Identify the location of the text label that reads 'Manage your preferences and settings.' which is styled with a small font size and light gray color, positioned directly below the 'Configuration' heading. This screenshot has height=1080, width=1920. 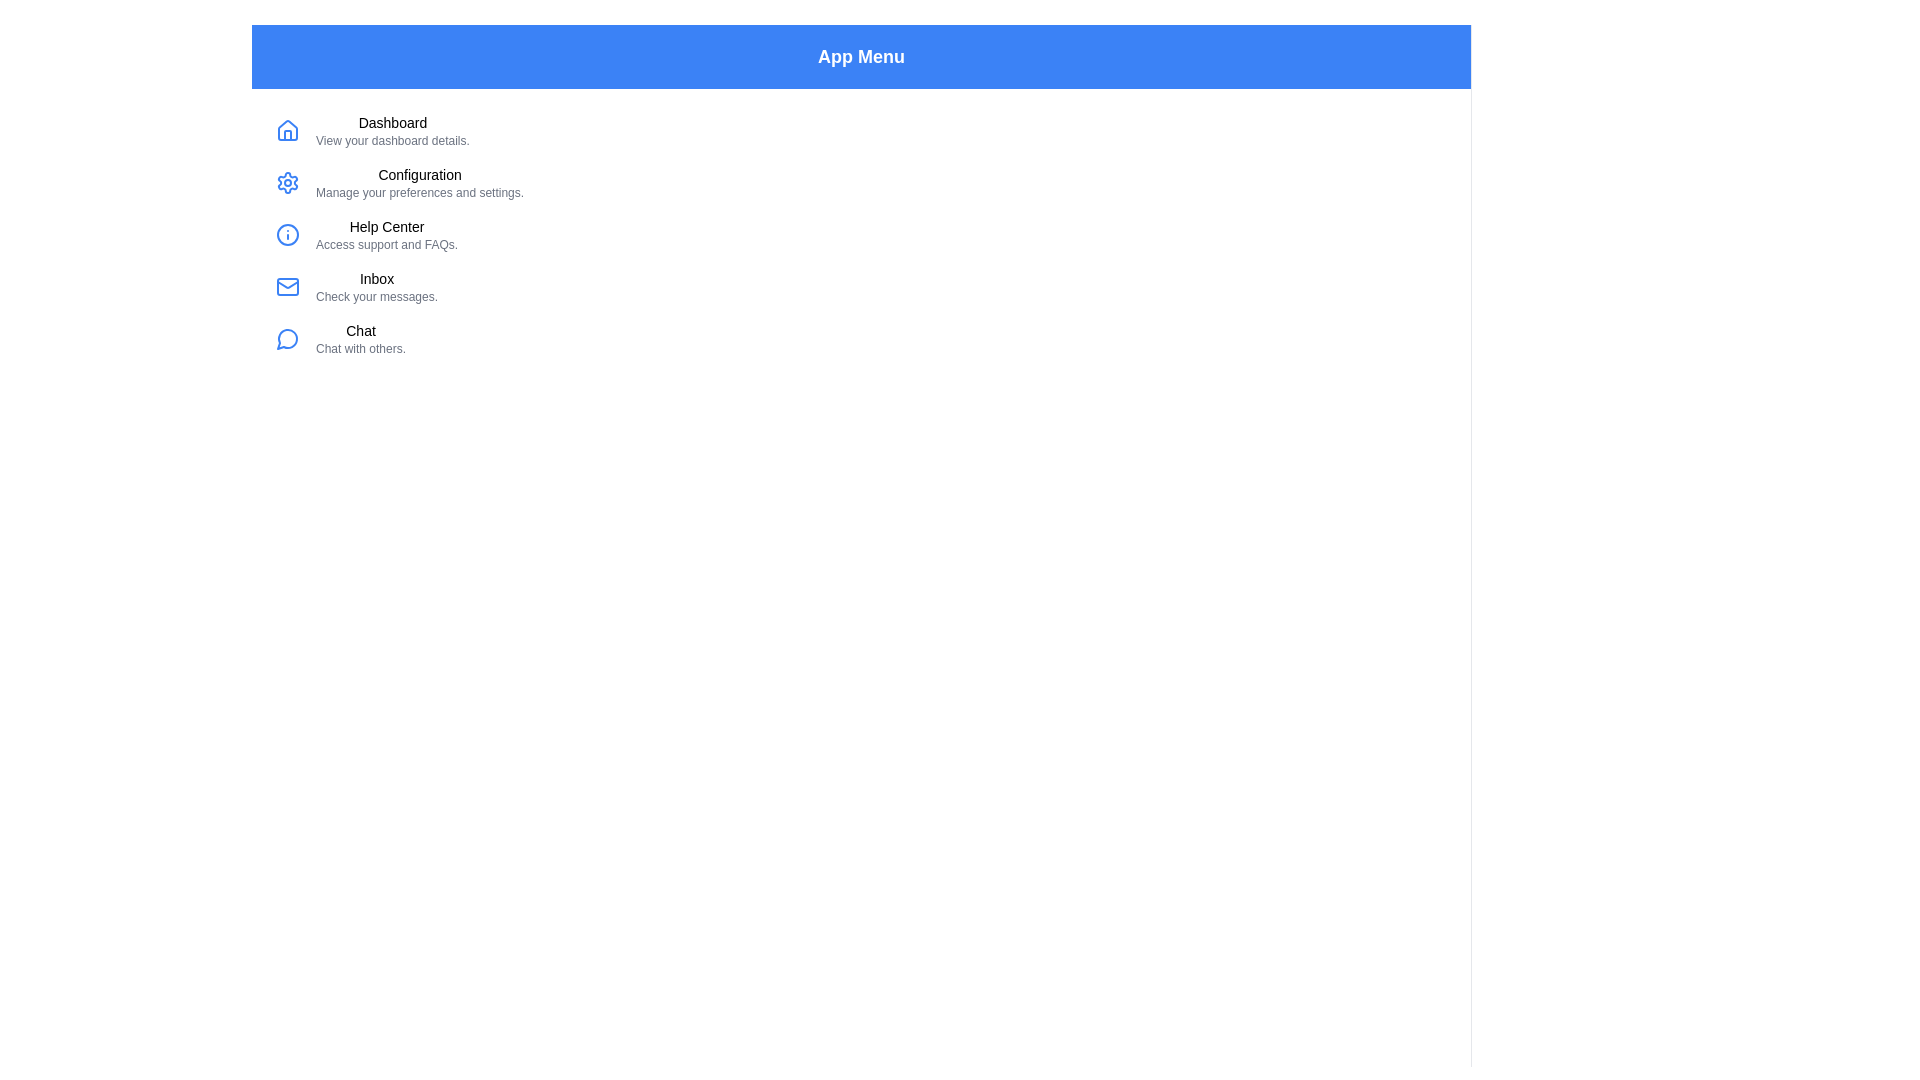
(419, 192).